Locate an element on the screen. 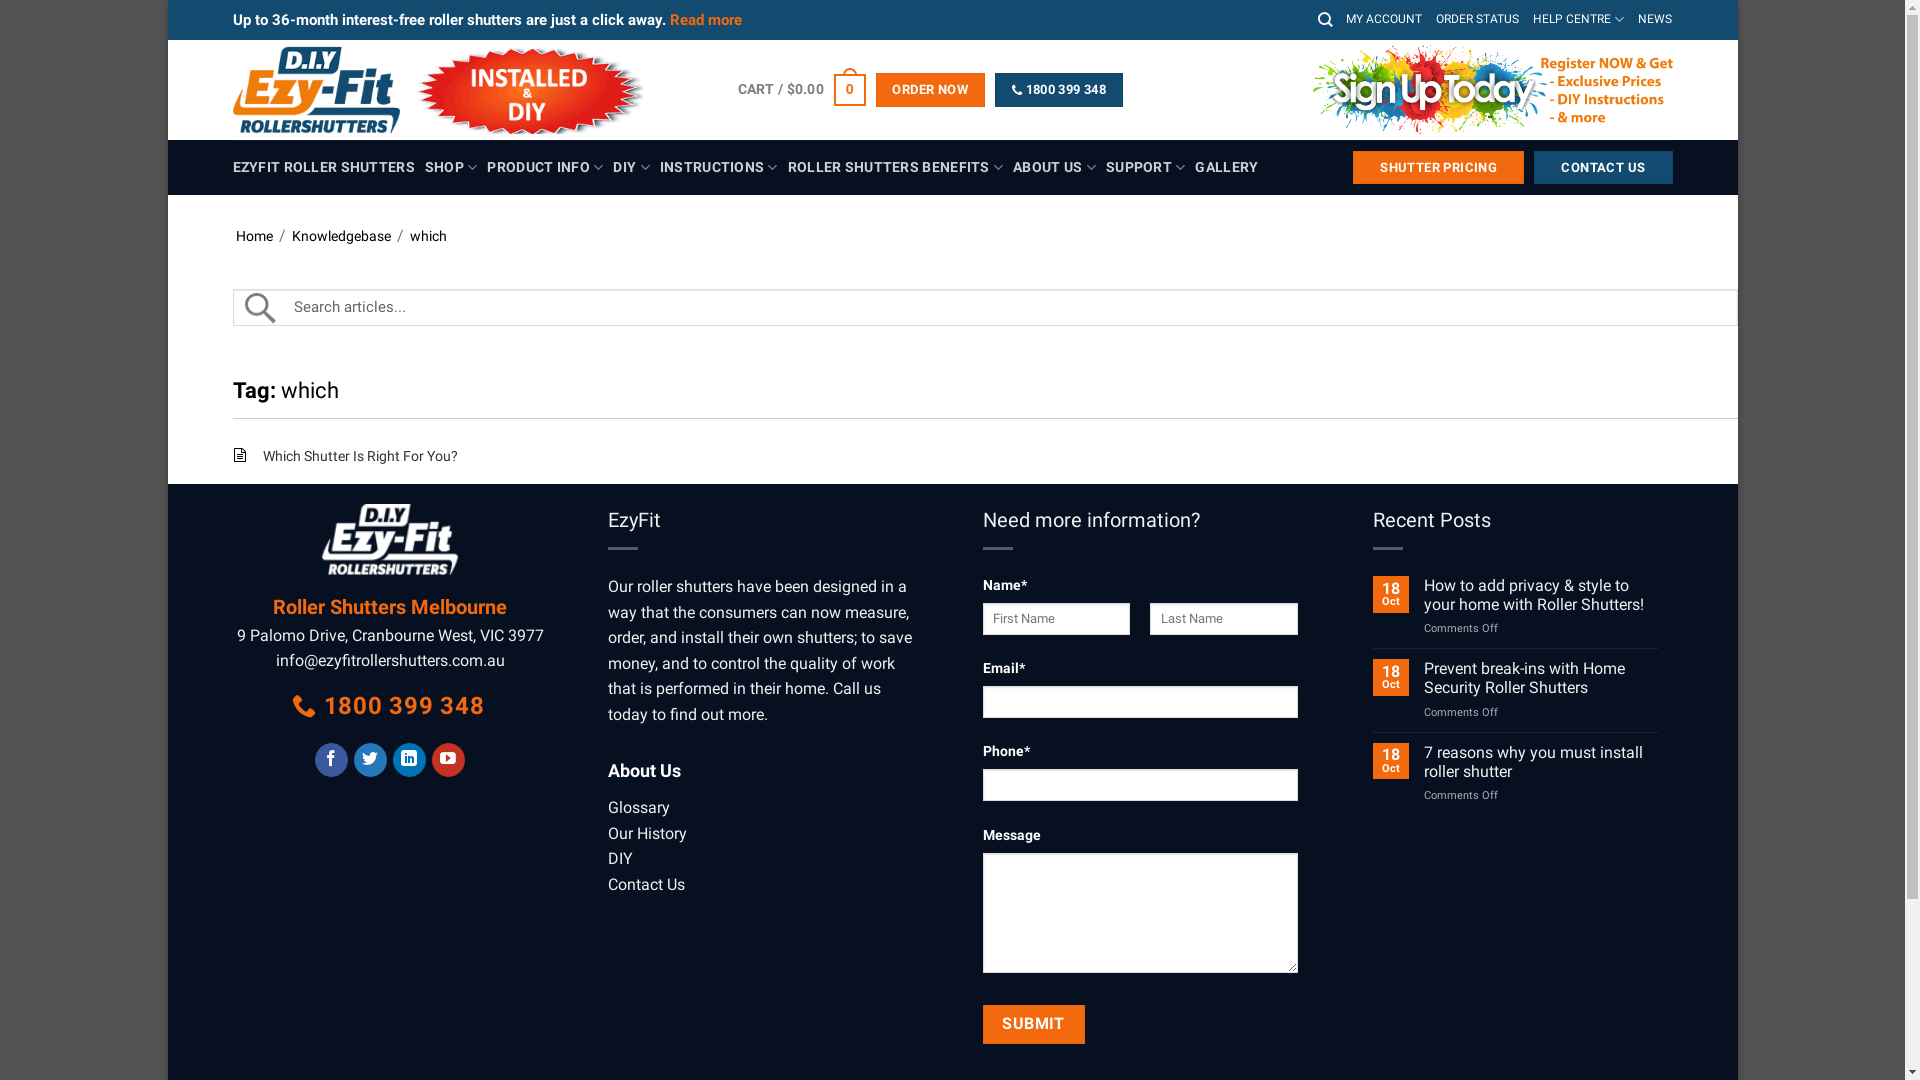 This screenshot has width=1920, height=1080. 'MY ACCOUNT' is located at coordinates (1382, 19).